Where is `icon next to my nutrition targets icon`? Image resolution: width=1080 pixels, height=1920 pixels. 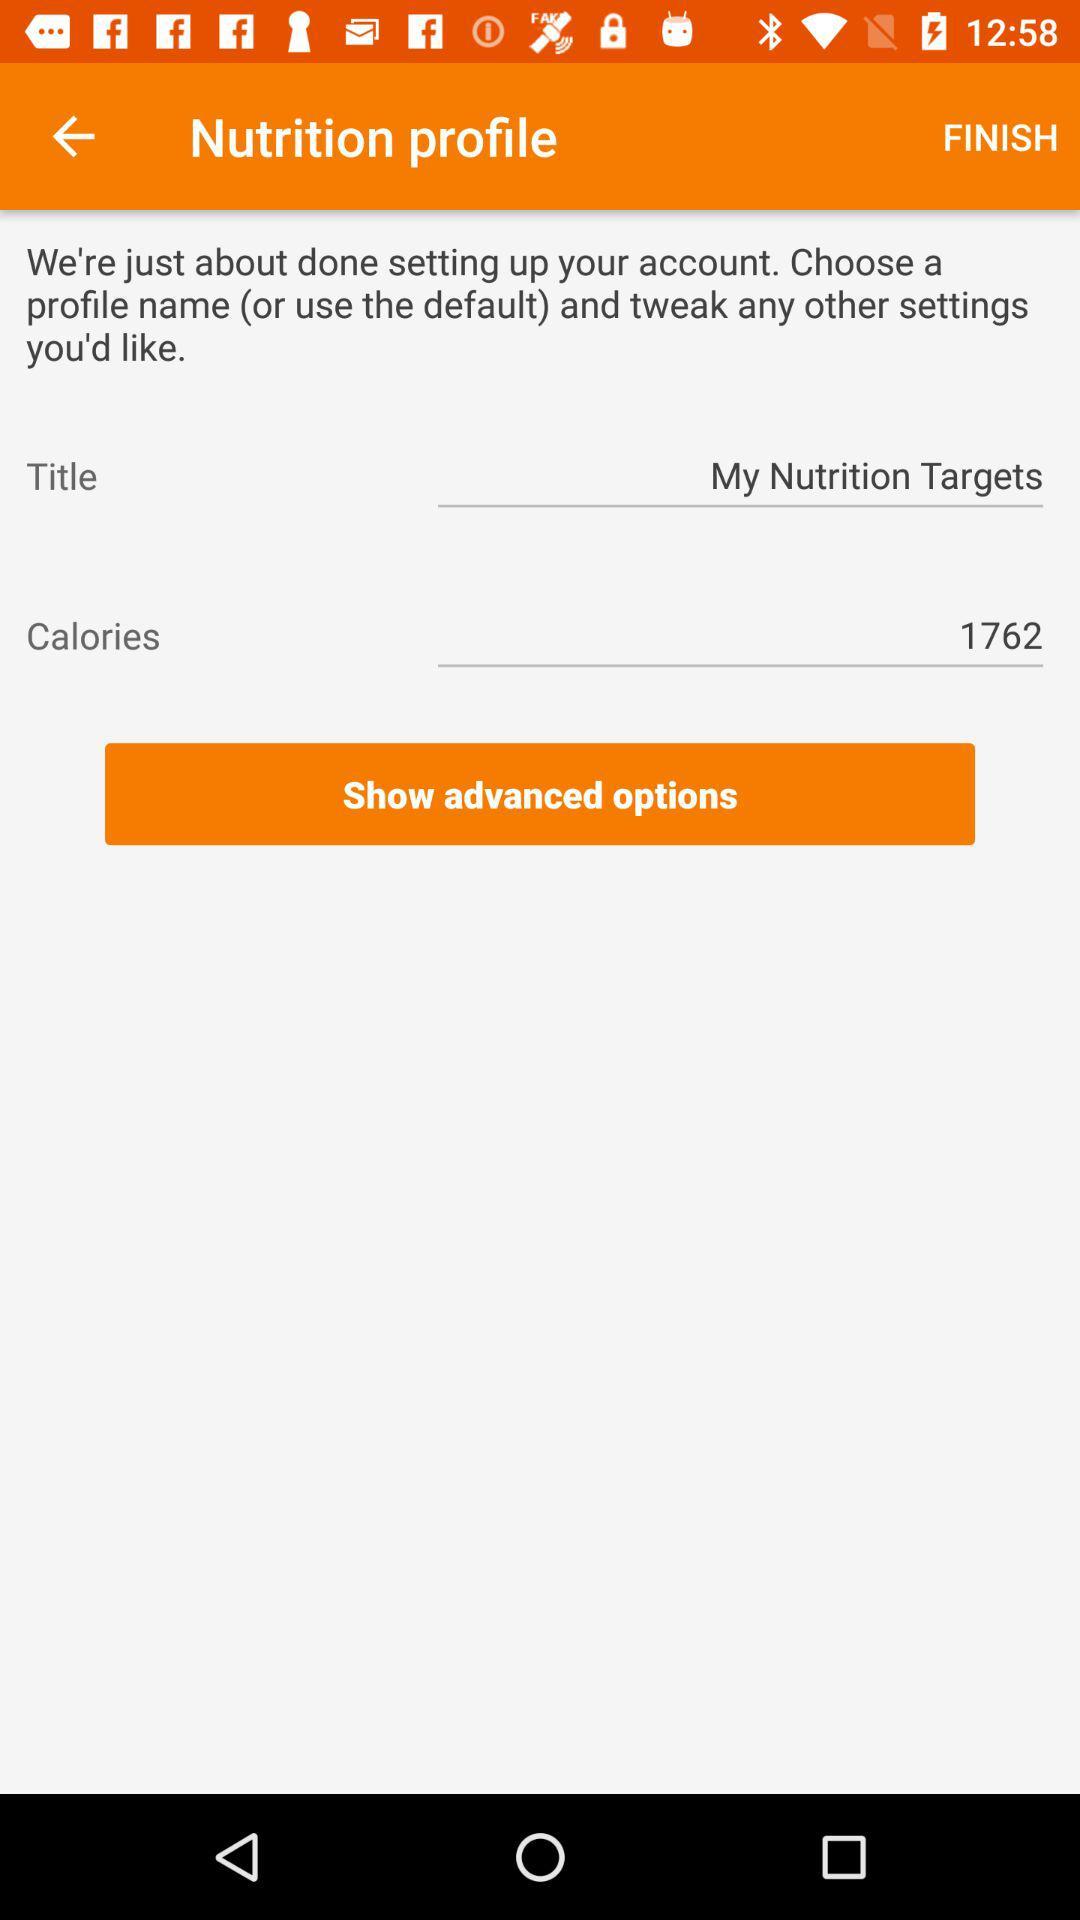 icon next to my nutrition targets icon is located at coordinates (213, 474).